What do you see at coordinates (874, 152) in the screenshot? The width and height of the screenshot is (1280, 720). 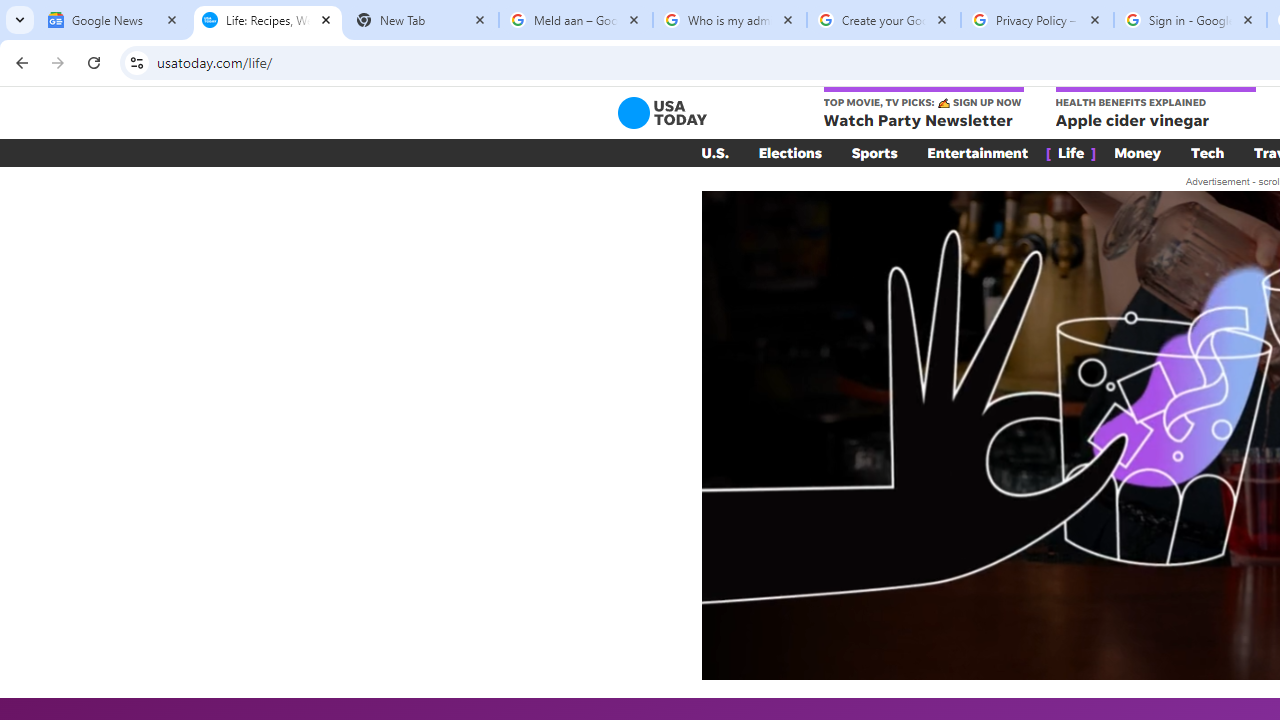 I see `'Sports'` at bounding box center [874, 152].